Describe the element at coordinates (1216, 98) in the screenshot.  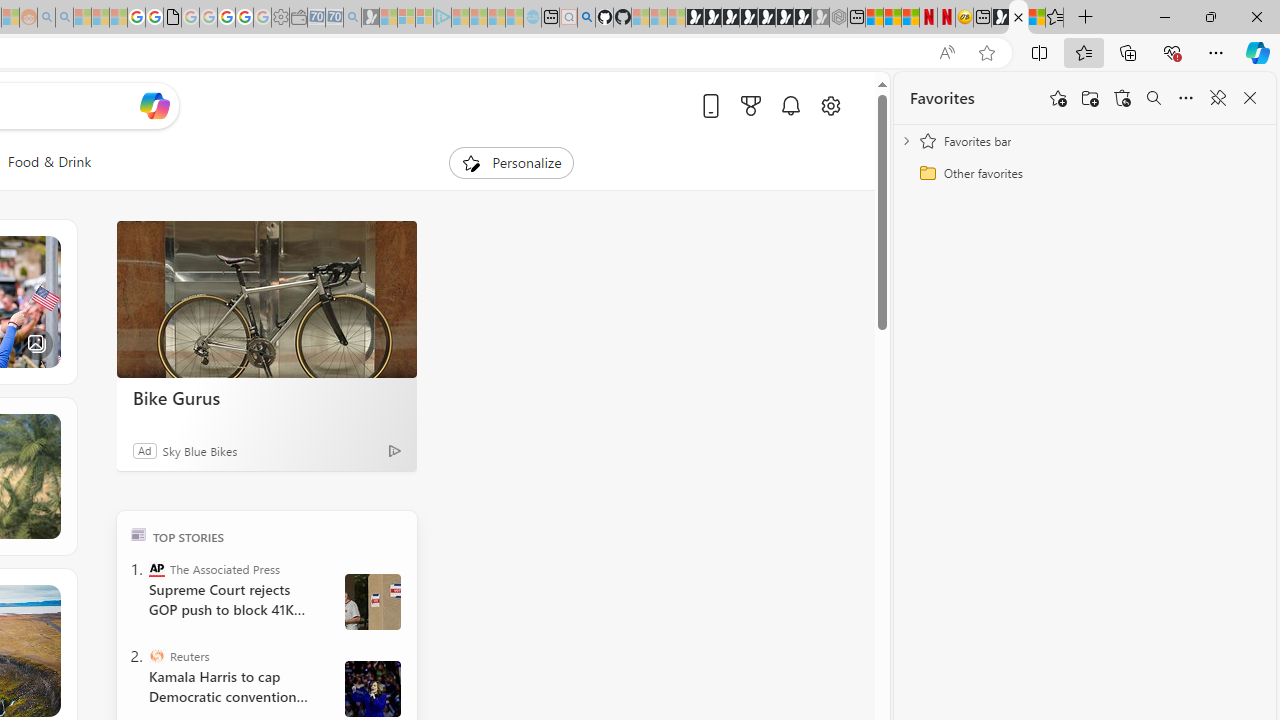
I see `'Unpin favorites'` at that location.